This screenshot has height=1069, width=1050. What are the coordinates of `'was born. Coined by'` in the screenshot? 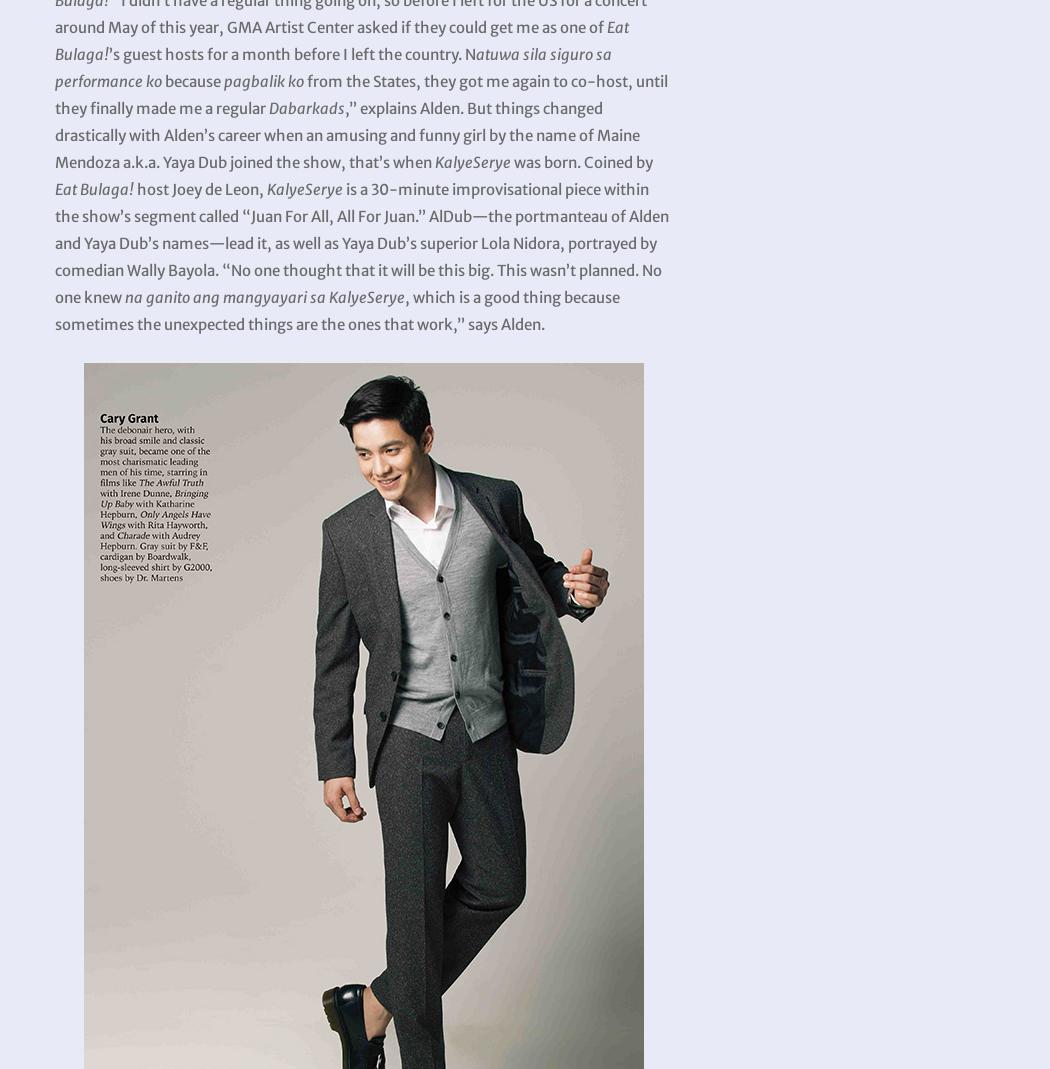 It's located at (510, 162).